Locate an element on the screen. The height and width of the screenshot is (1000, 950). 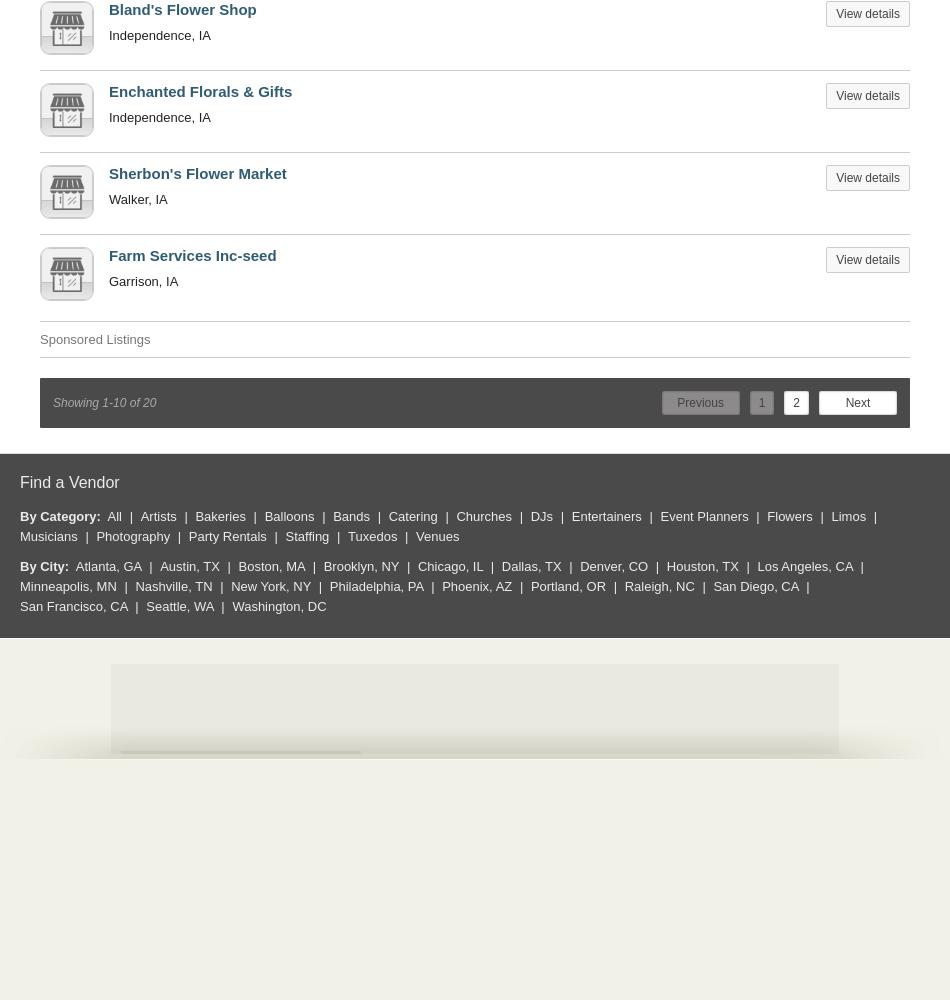
'Artists' is located at coordinates (157, 515).